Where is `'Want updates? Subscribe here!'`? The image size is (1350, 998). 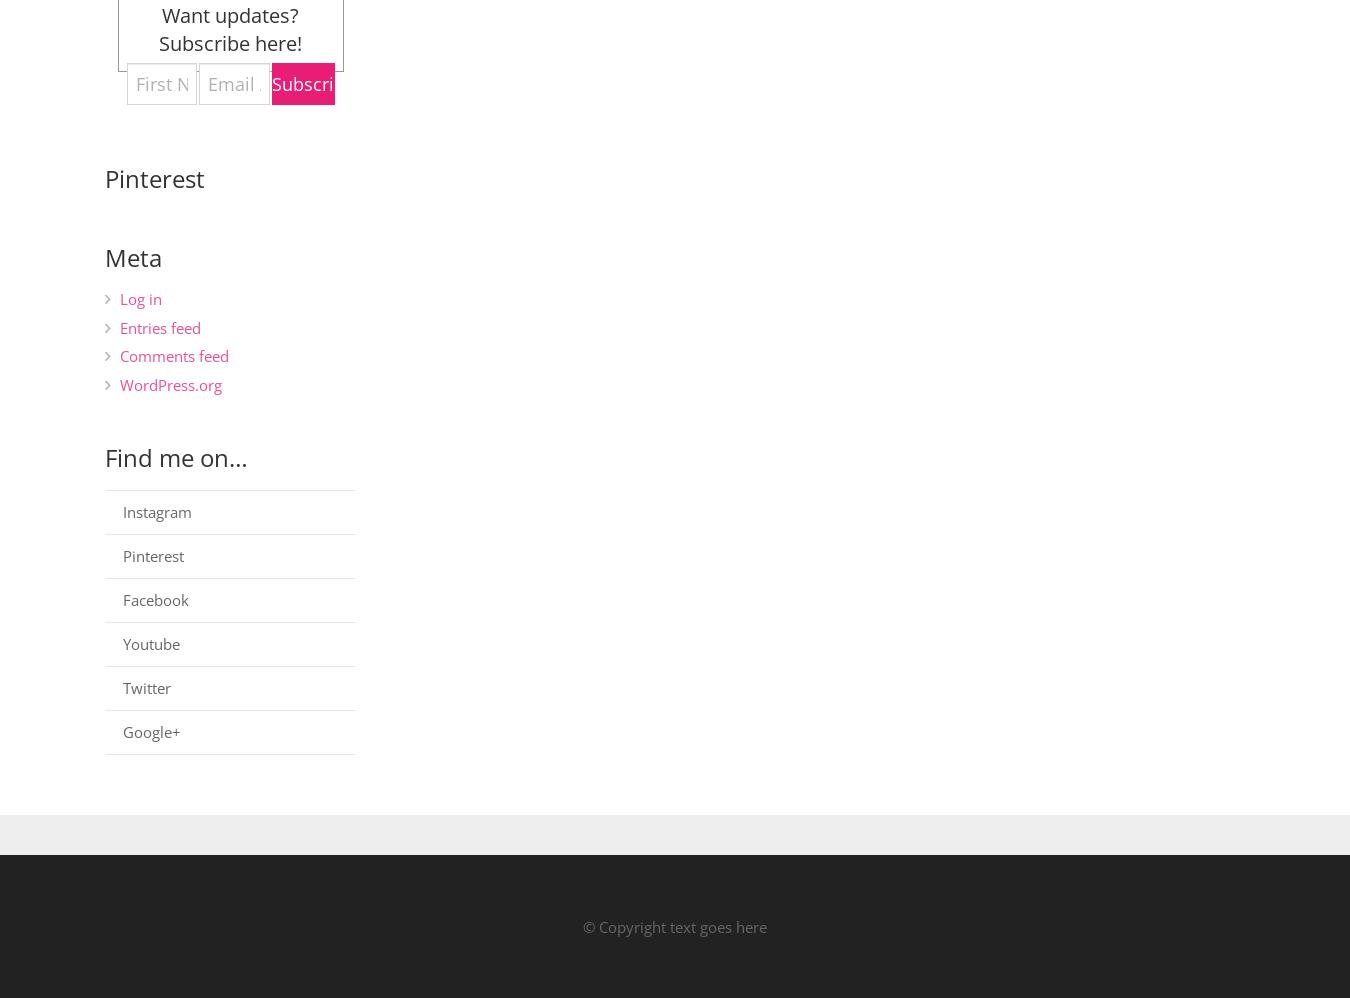 'Want updates? Subscribe here!' is located at coordinates (229, 28).